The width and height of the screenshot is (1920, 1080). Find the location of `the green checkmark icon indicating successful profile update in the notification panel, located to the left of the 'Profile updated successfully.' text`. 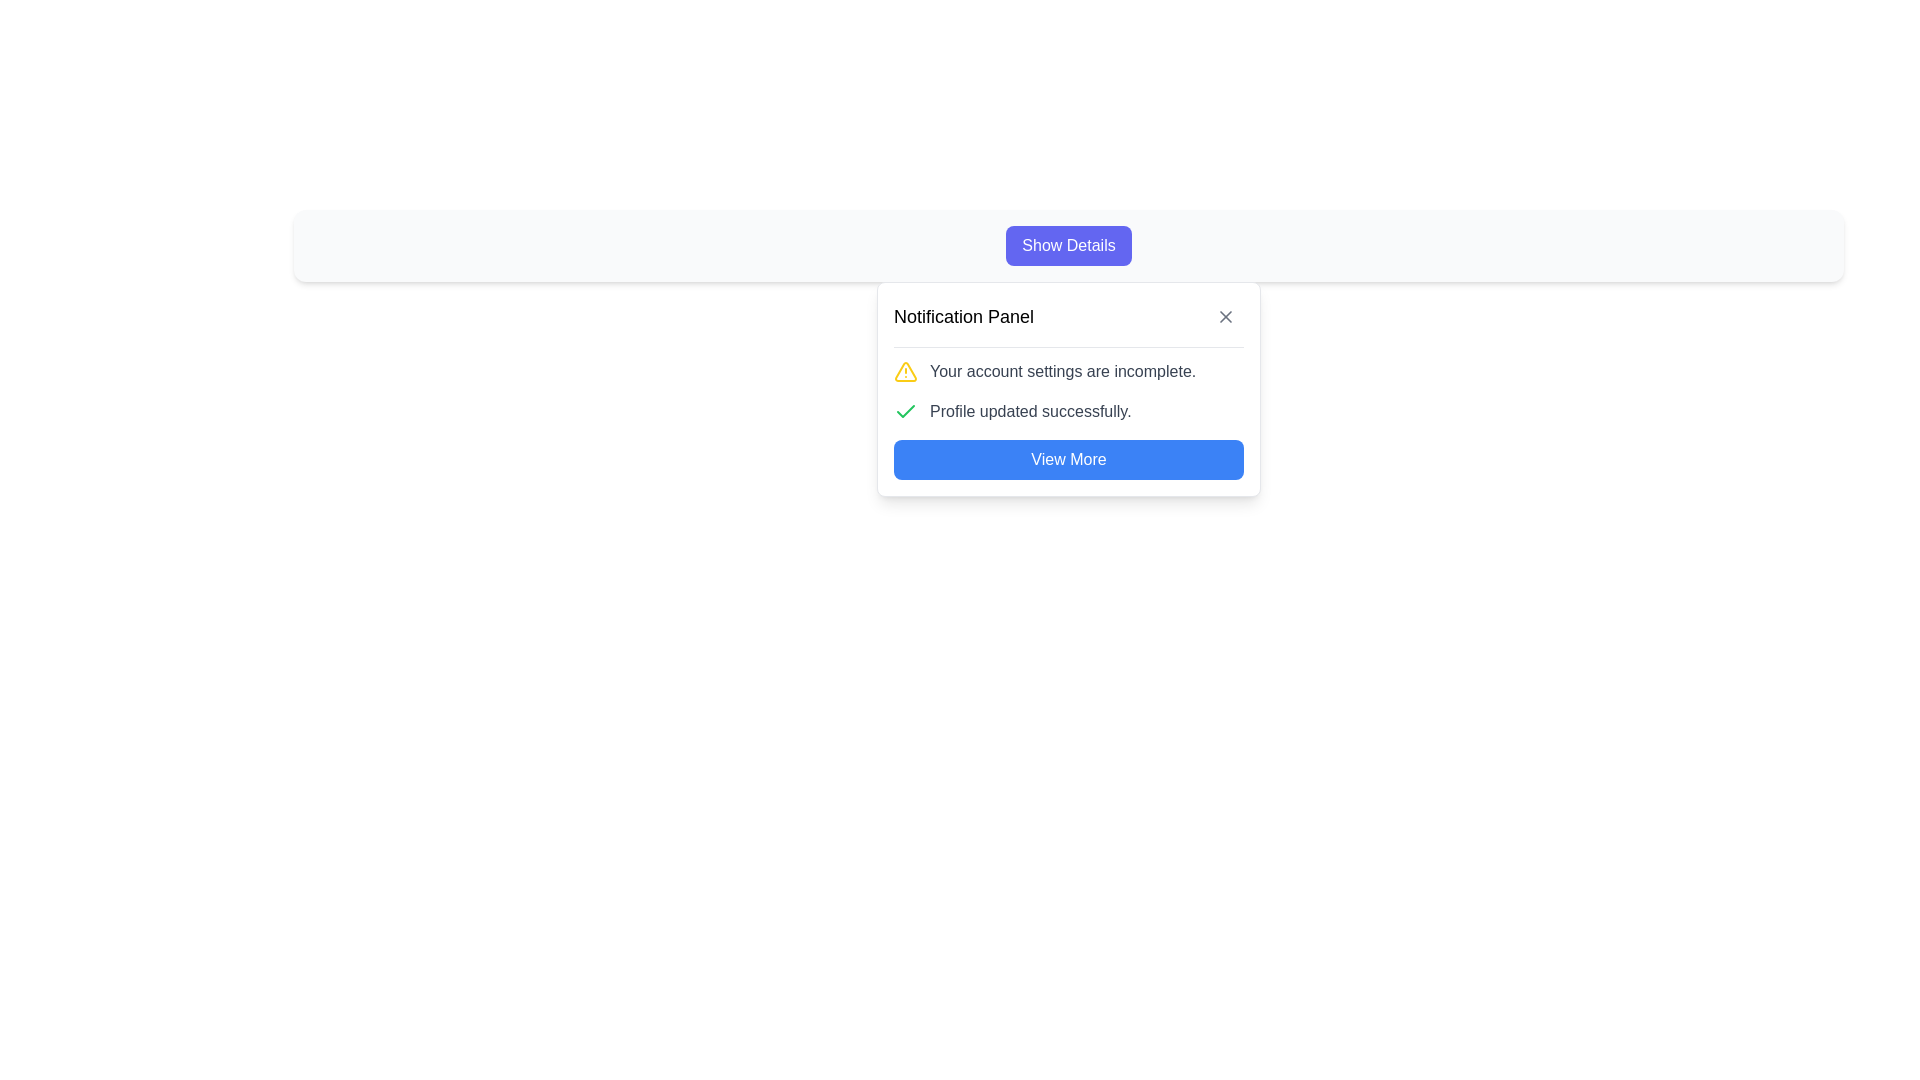

the green checkmark icon indicating successful profile update in the notification panel, located to the left of the 'Profile updated successfully.' text is located at coordinates (905, 411).